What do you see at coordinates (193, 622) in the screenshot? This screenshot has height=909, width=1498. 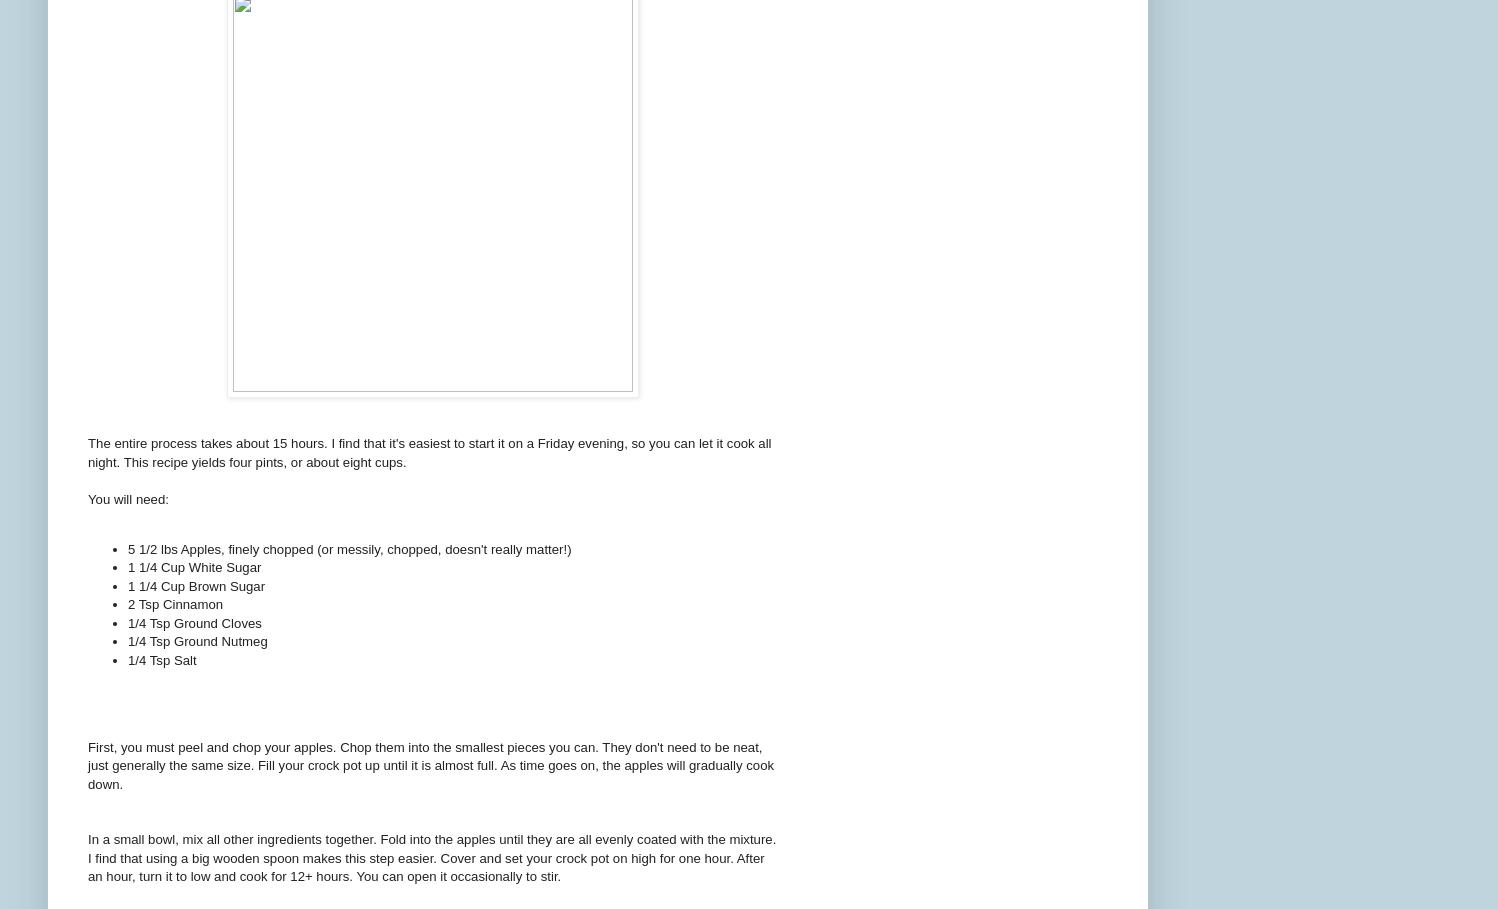 I see `'1/4 Tsp Ground Cloves'` at bounding box center [193, 622].